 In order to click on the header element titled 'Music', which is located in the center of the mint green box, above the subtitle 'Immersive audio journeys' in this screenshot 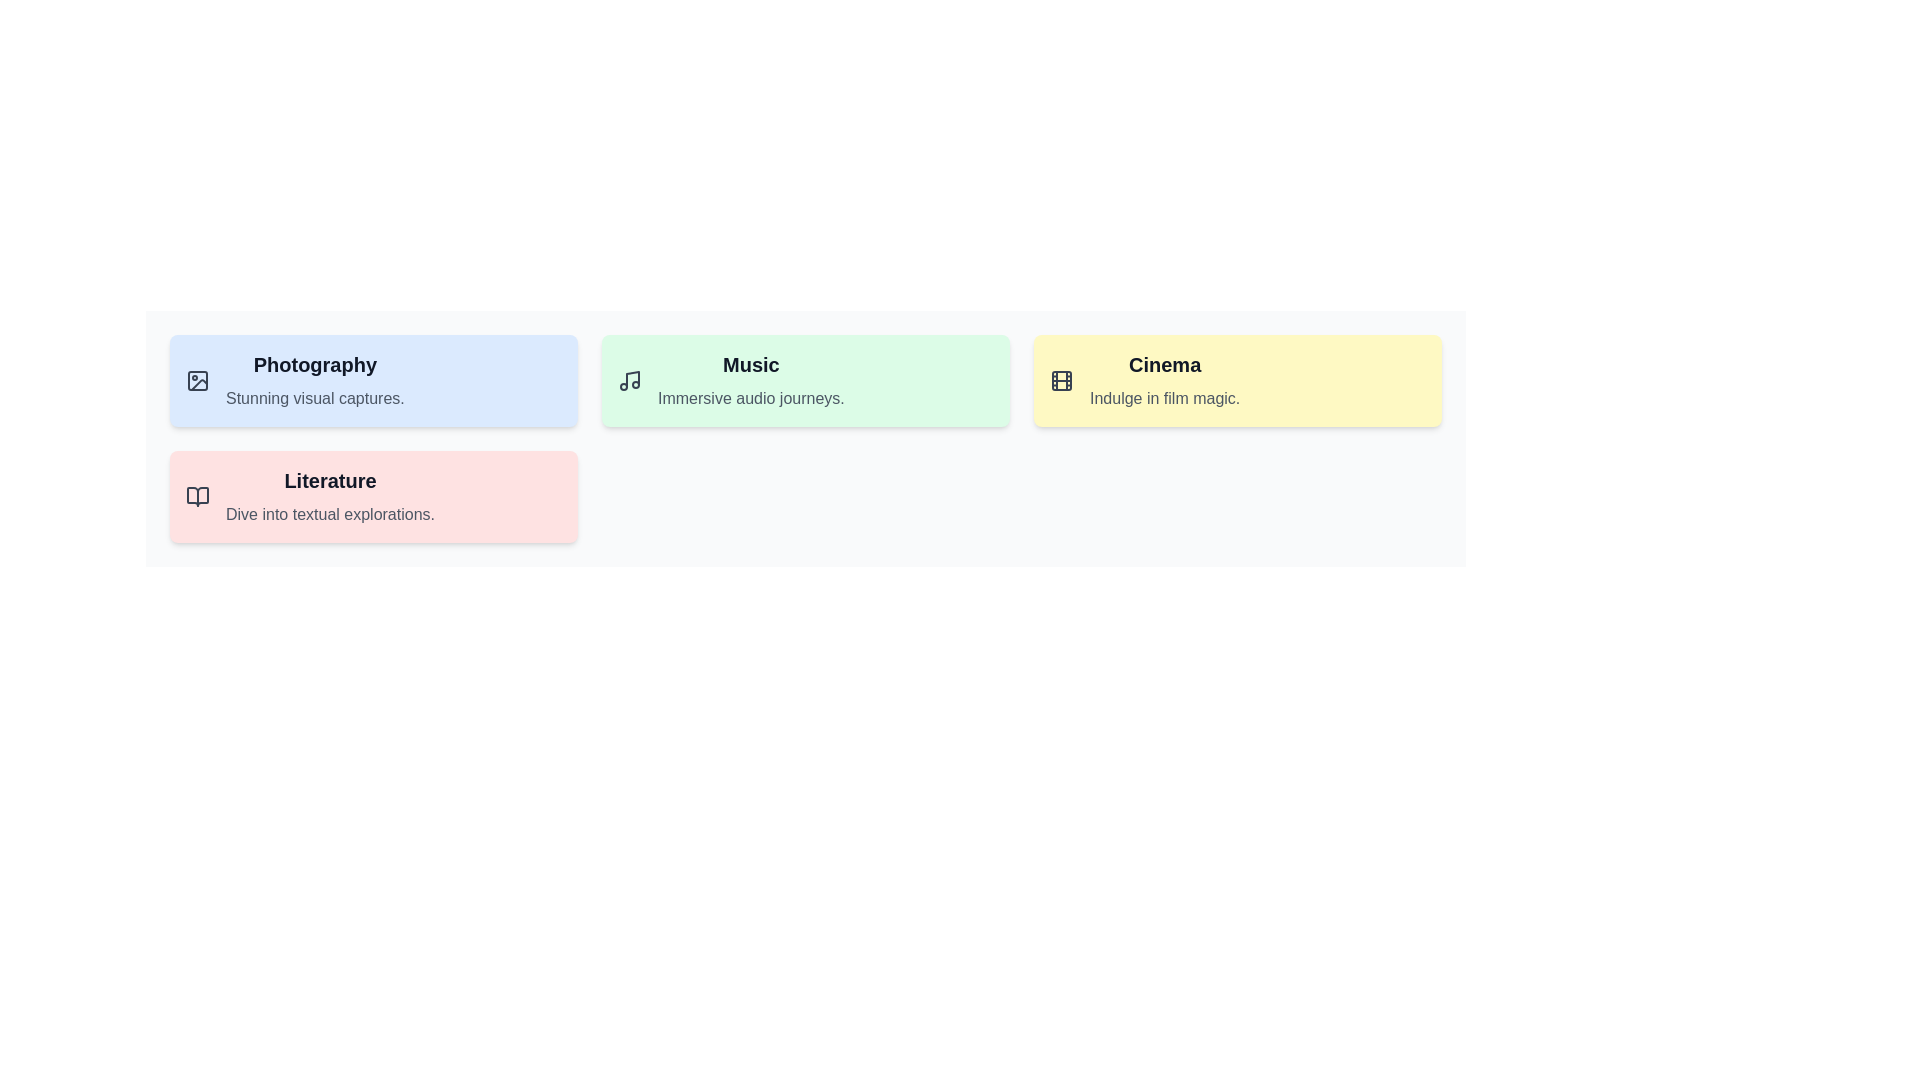, I will do `click(750, 365)`.